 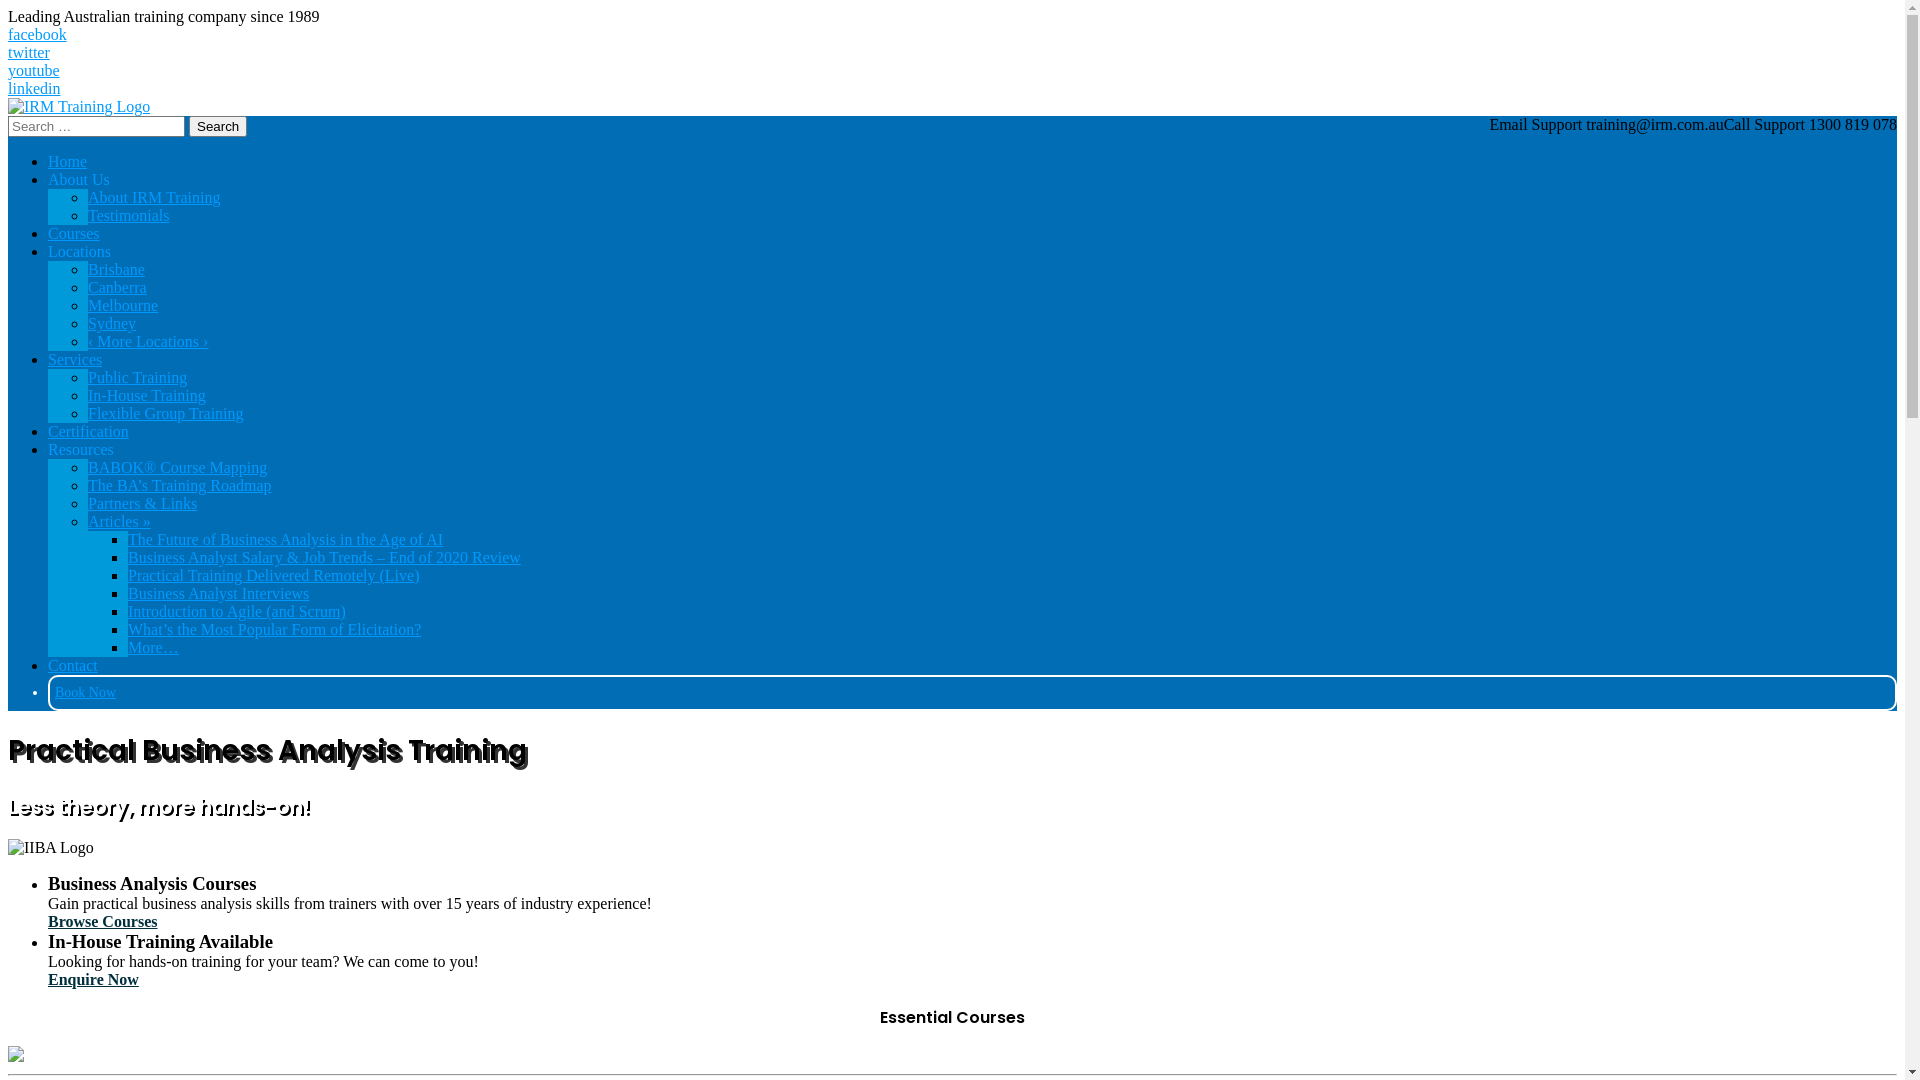 I want to click on 'Melbourne', so click(x=86, y=305).